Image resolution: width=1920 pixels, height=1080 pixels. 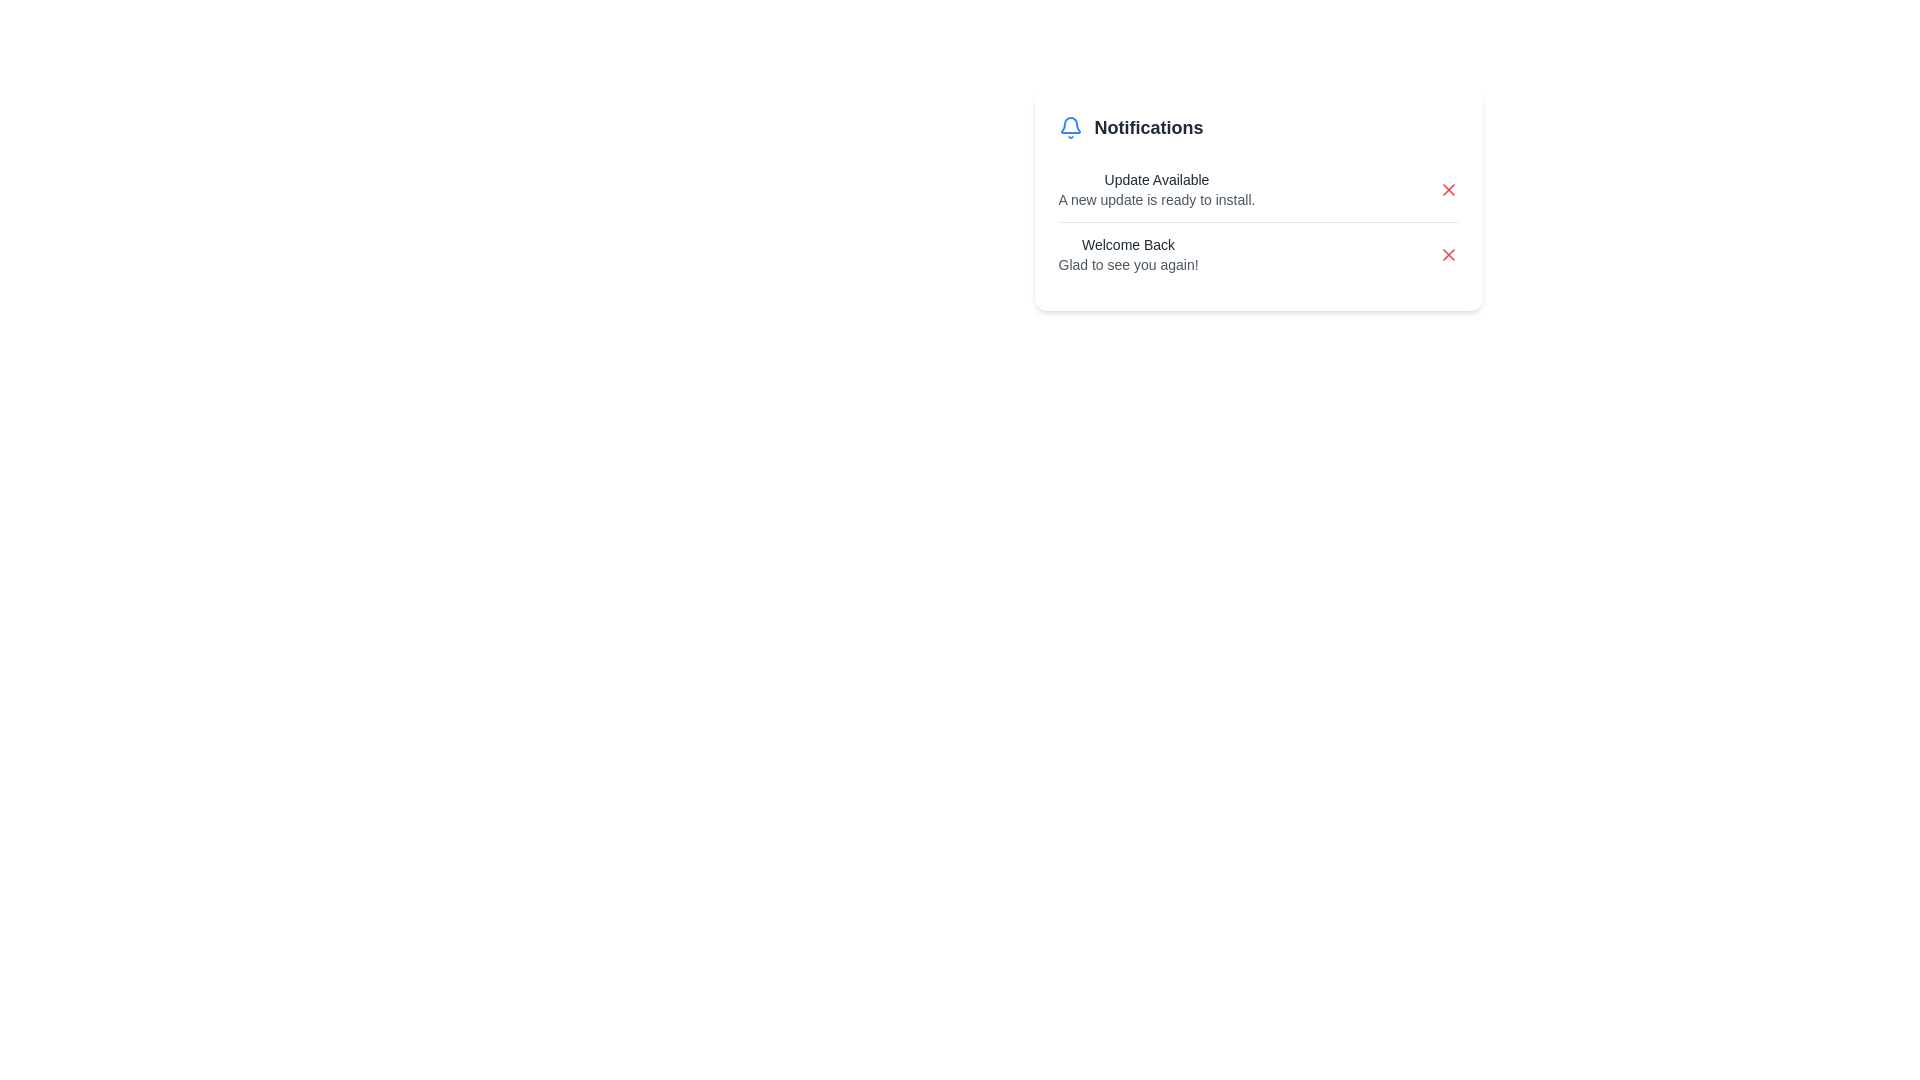 I want to click on the title text element of the notification card, which is located in the right-middle area and follows the bell icon, so click(x=1148, y=127).